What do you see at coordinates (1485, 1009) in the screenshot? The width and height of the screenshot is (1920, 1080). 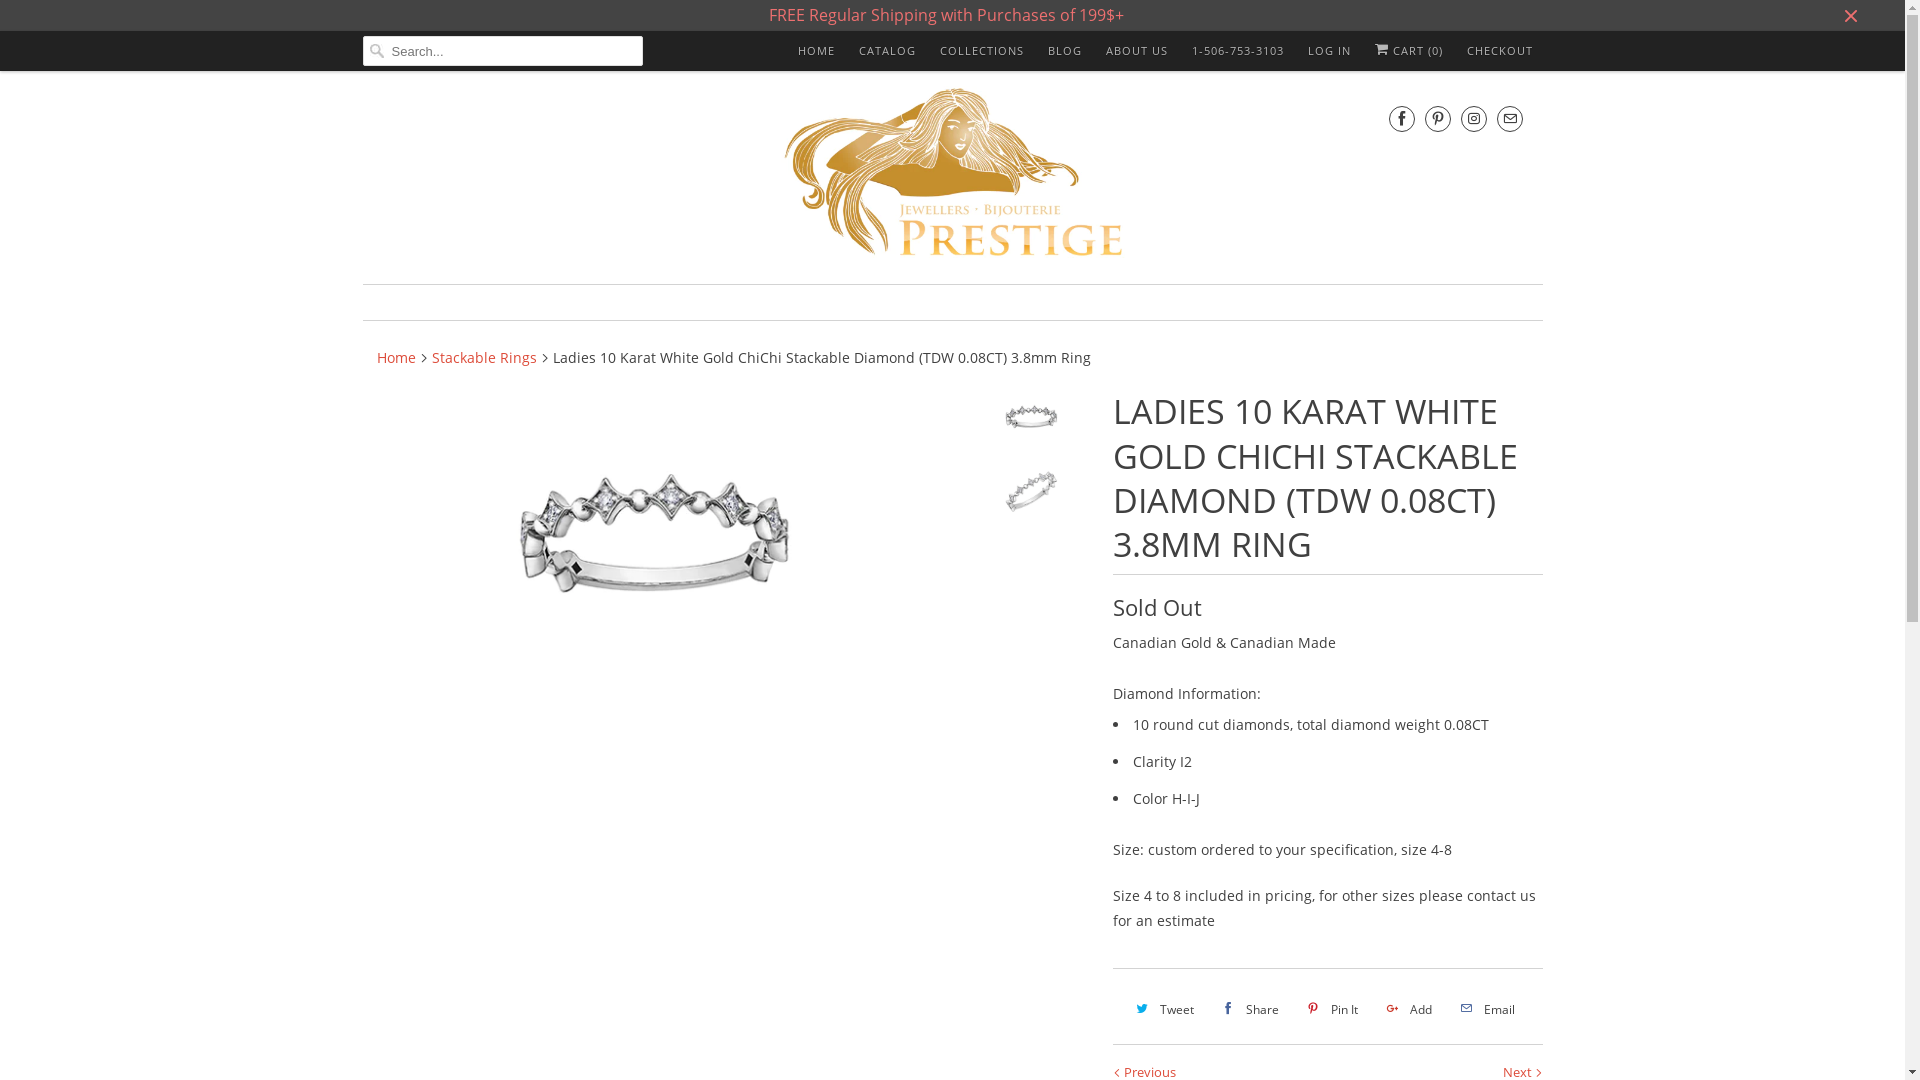 I see `'Email'` at bounding box center [1485, 1009].